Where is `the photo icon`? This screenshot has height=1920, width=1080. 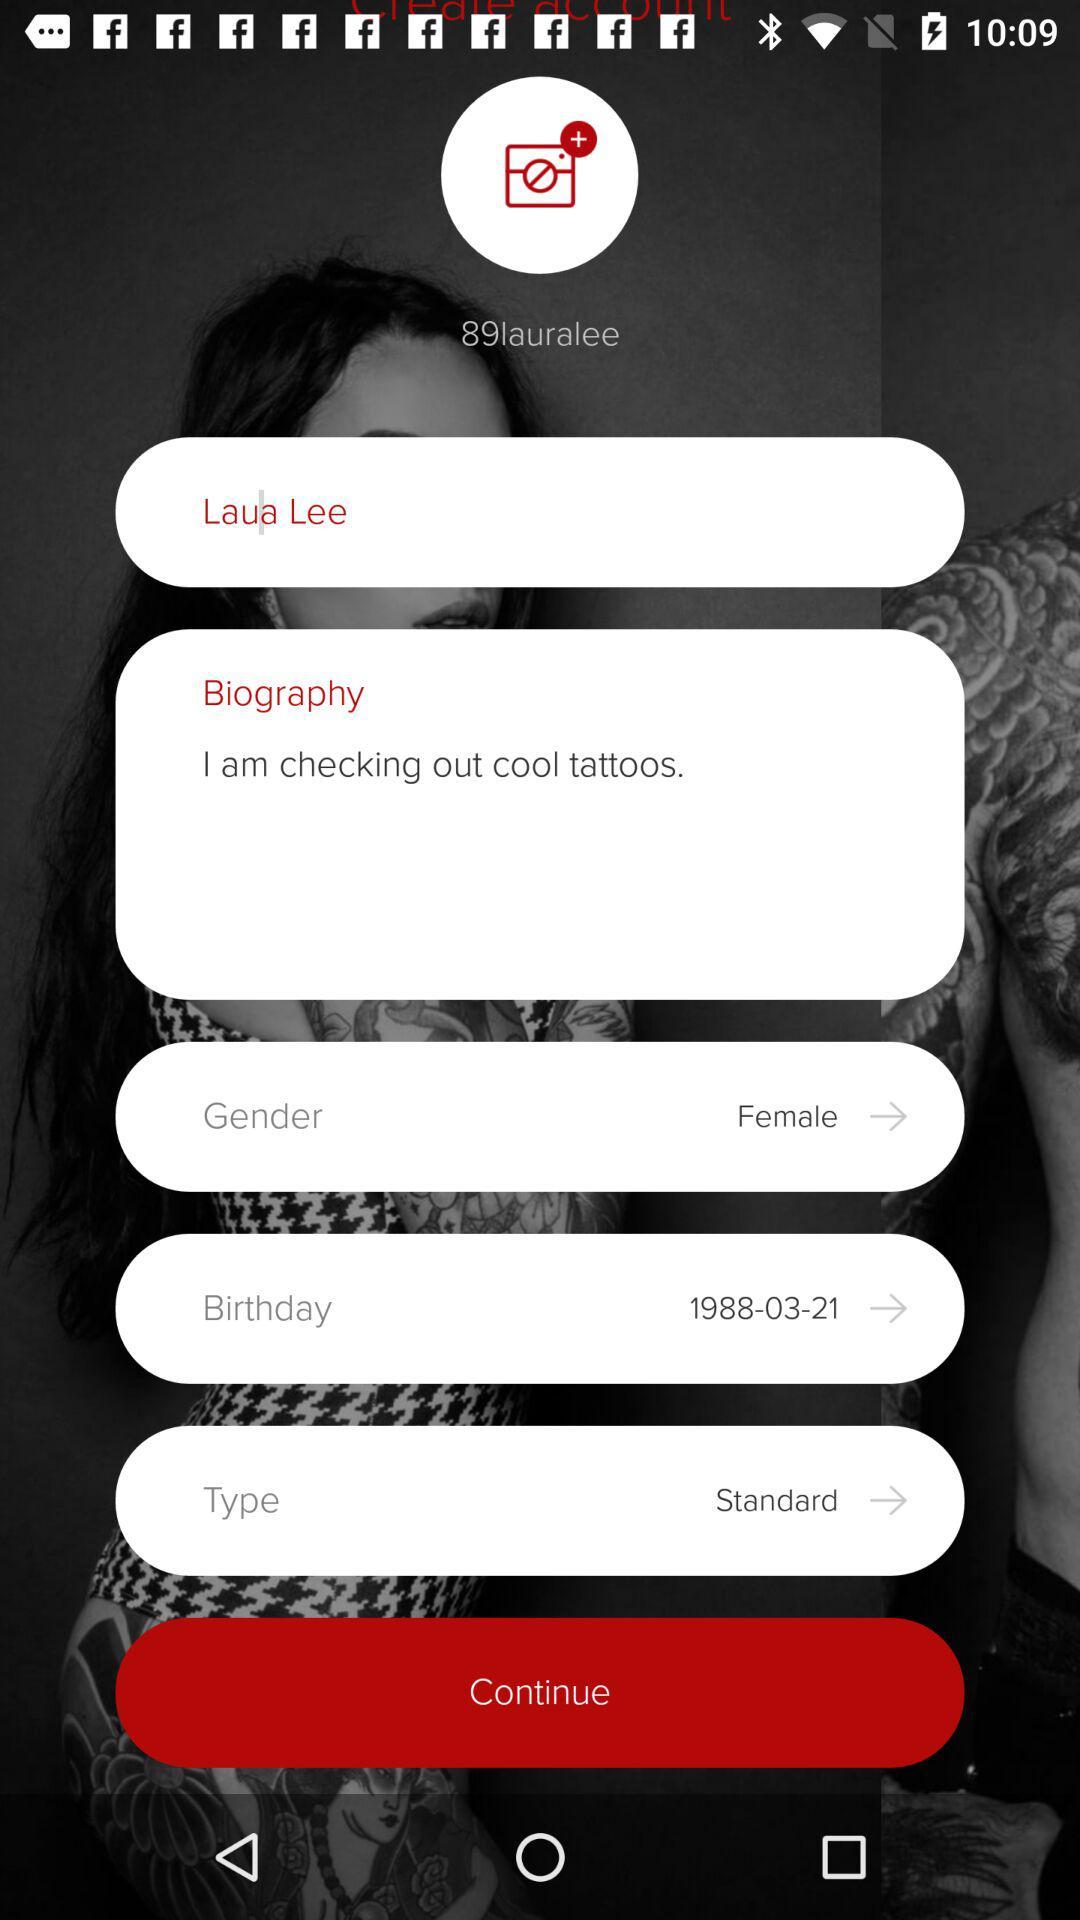
the photo icon is located at coordinates (538, 175).